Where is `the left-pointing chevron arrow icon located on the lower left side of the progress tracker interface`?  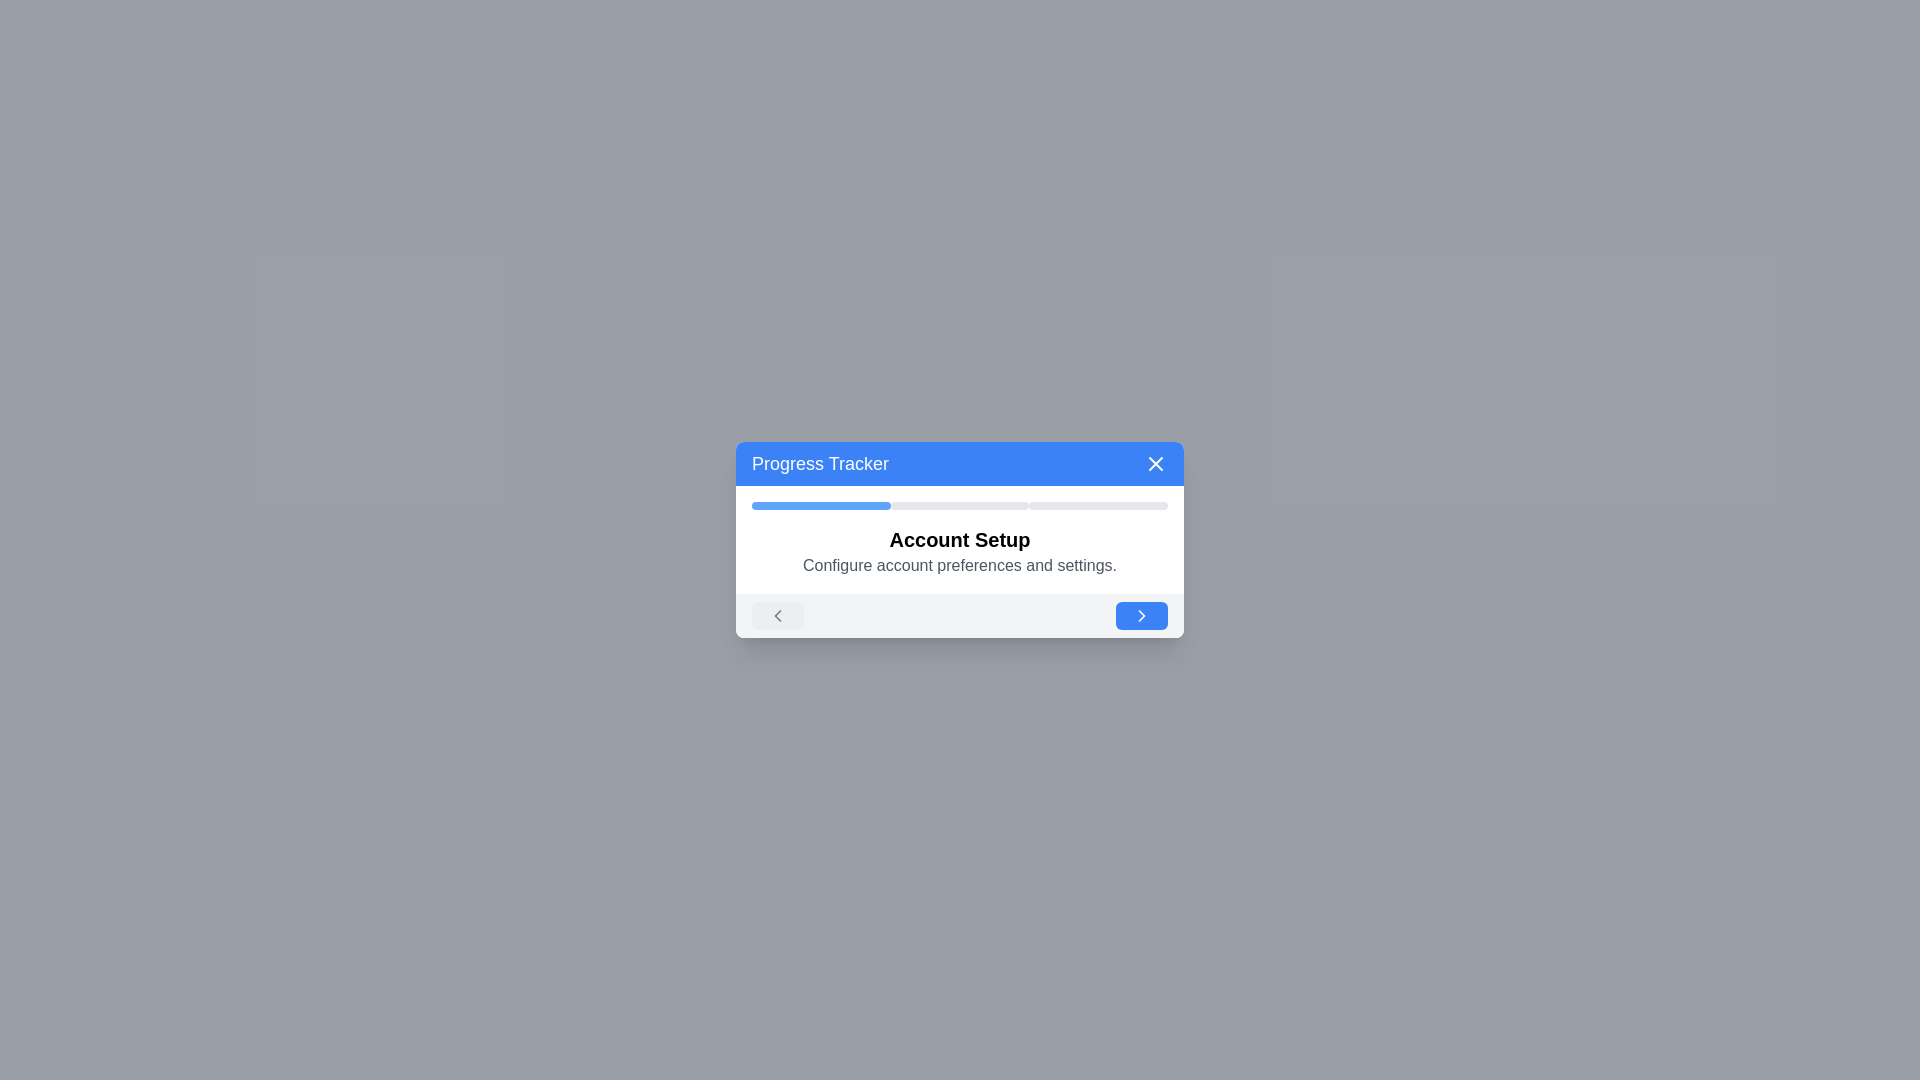 the left-pointing chevron arrow icon located on the lower left side of the progress tracker interface is located at coordinates (776, 615).